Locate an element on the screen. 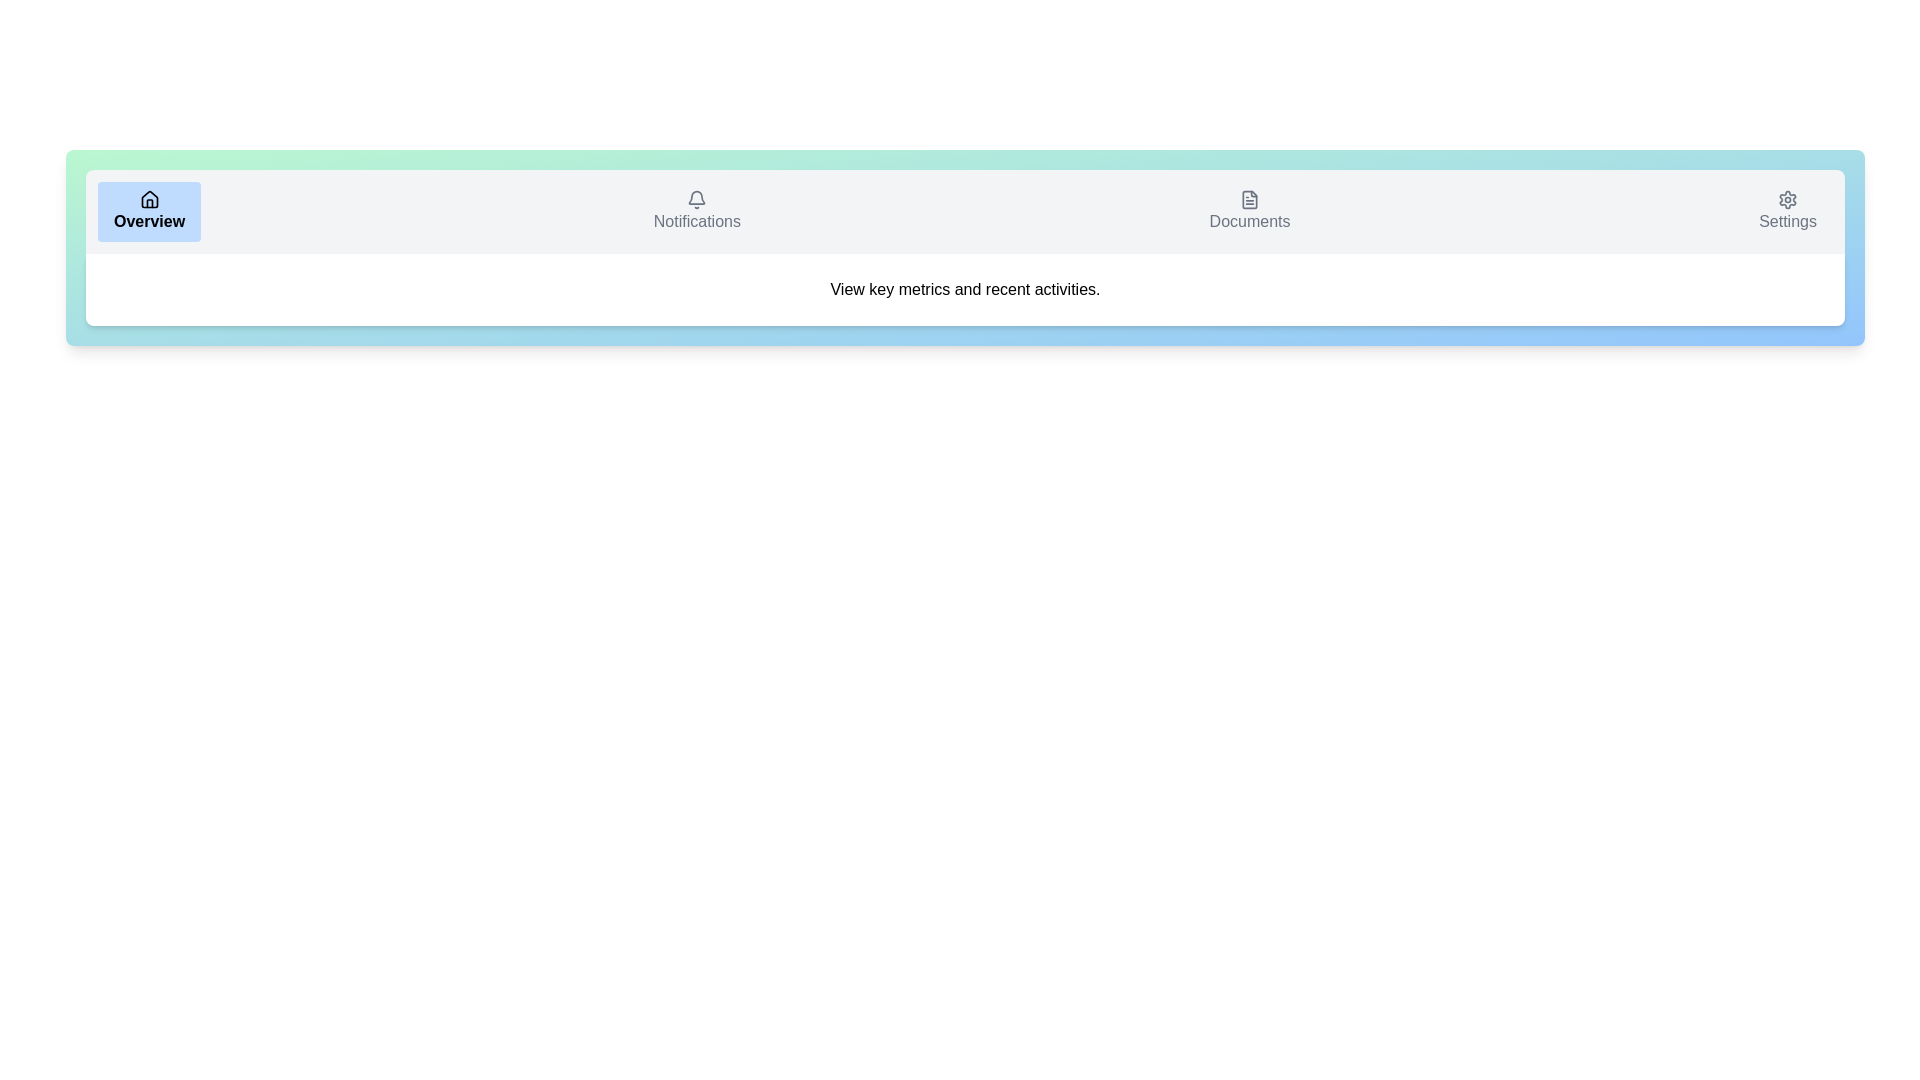  the Settings tab to display its content is located at coordinates (1788, 212).